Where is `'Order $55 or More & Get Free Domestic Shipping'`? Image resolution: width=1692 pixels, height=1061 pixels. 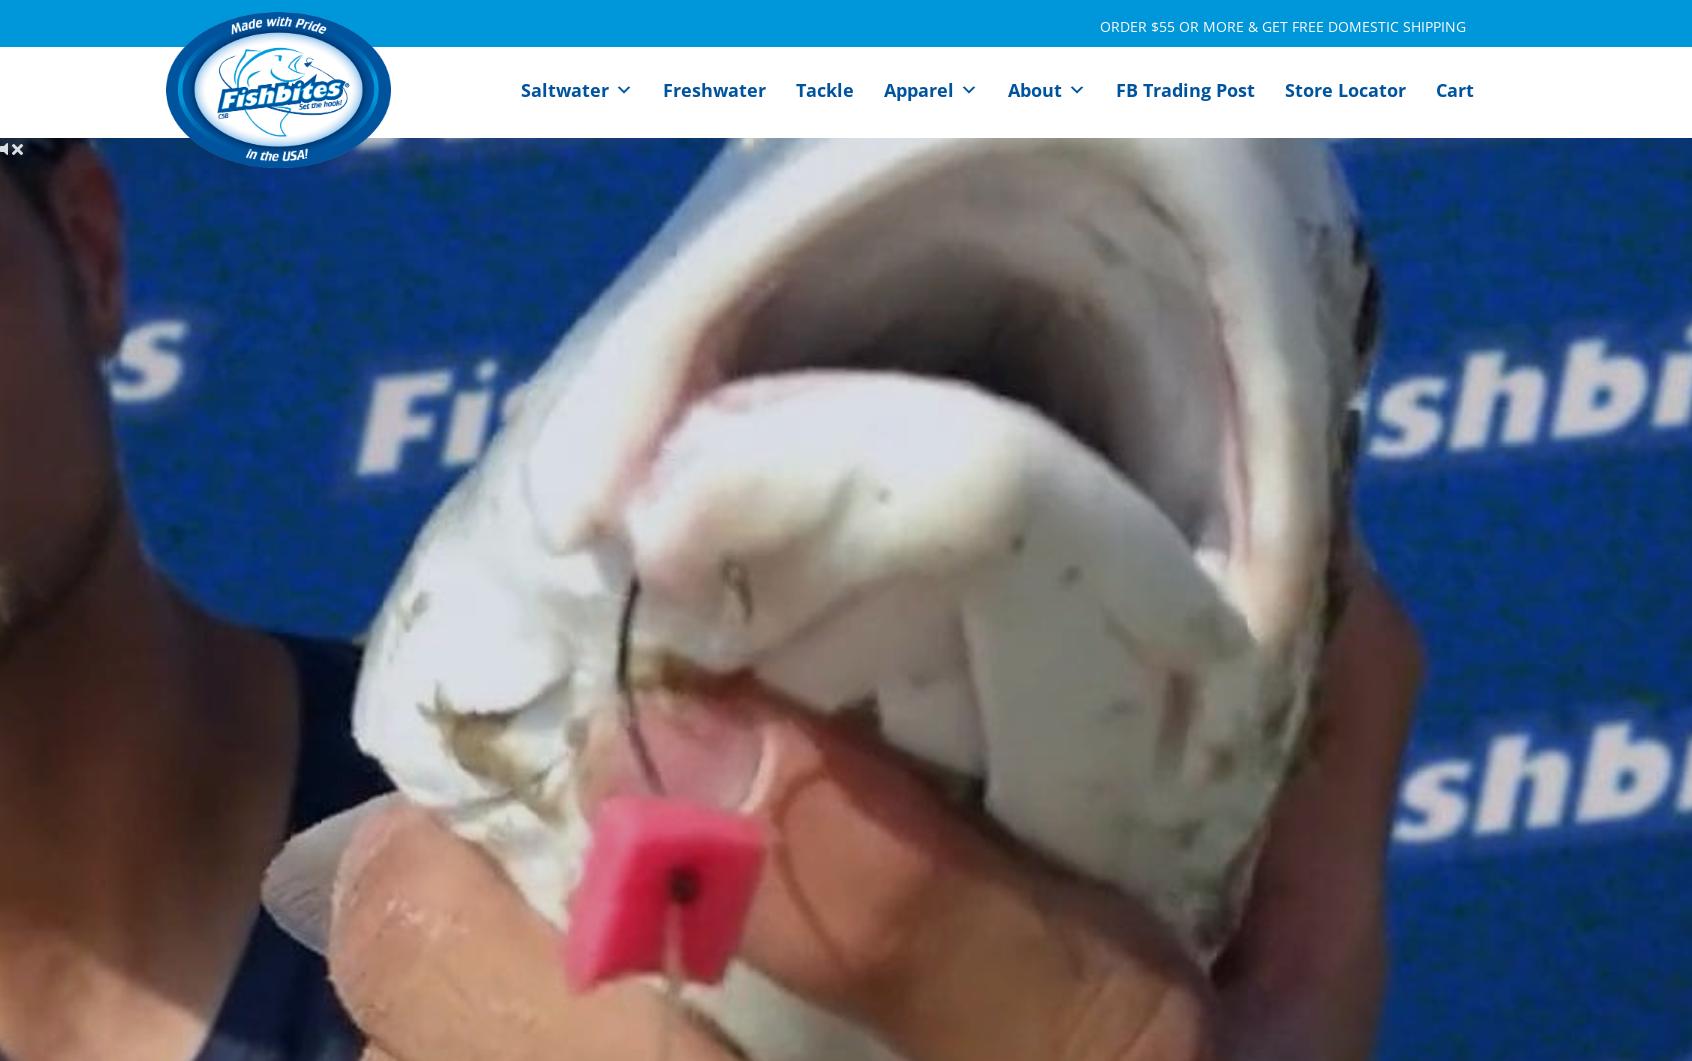
'Order $55 or More & Get Free Domestic Shipping' is located at coordinates (1282, 25).